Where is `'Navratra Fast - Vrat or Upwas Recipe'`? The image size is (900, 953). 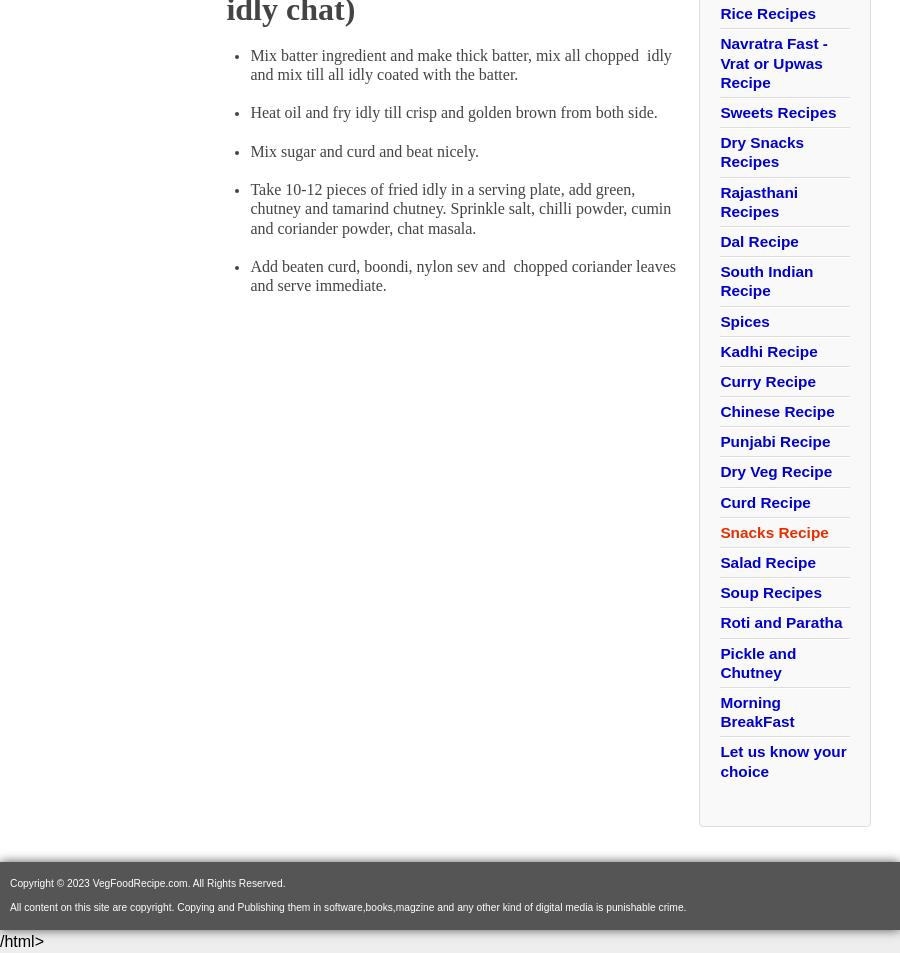
'Navratra Fast - Vrat or Upwas Recipe' is located at coordinates (772, 61).